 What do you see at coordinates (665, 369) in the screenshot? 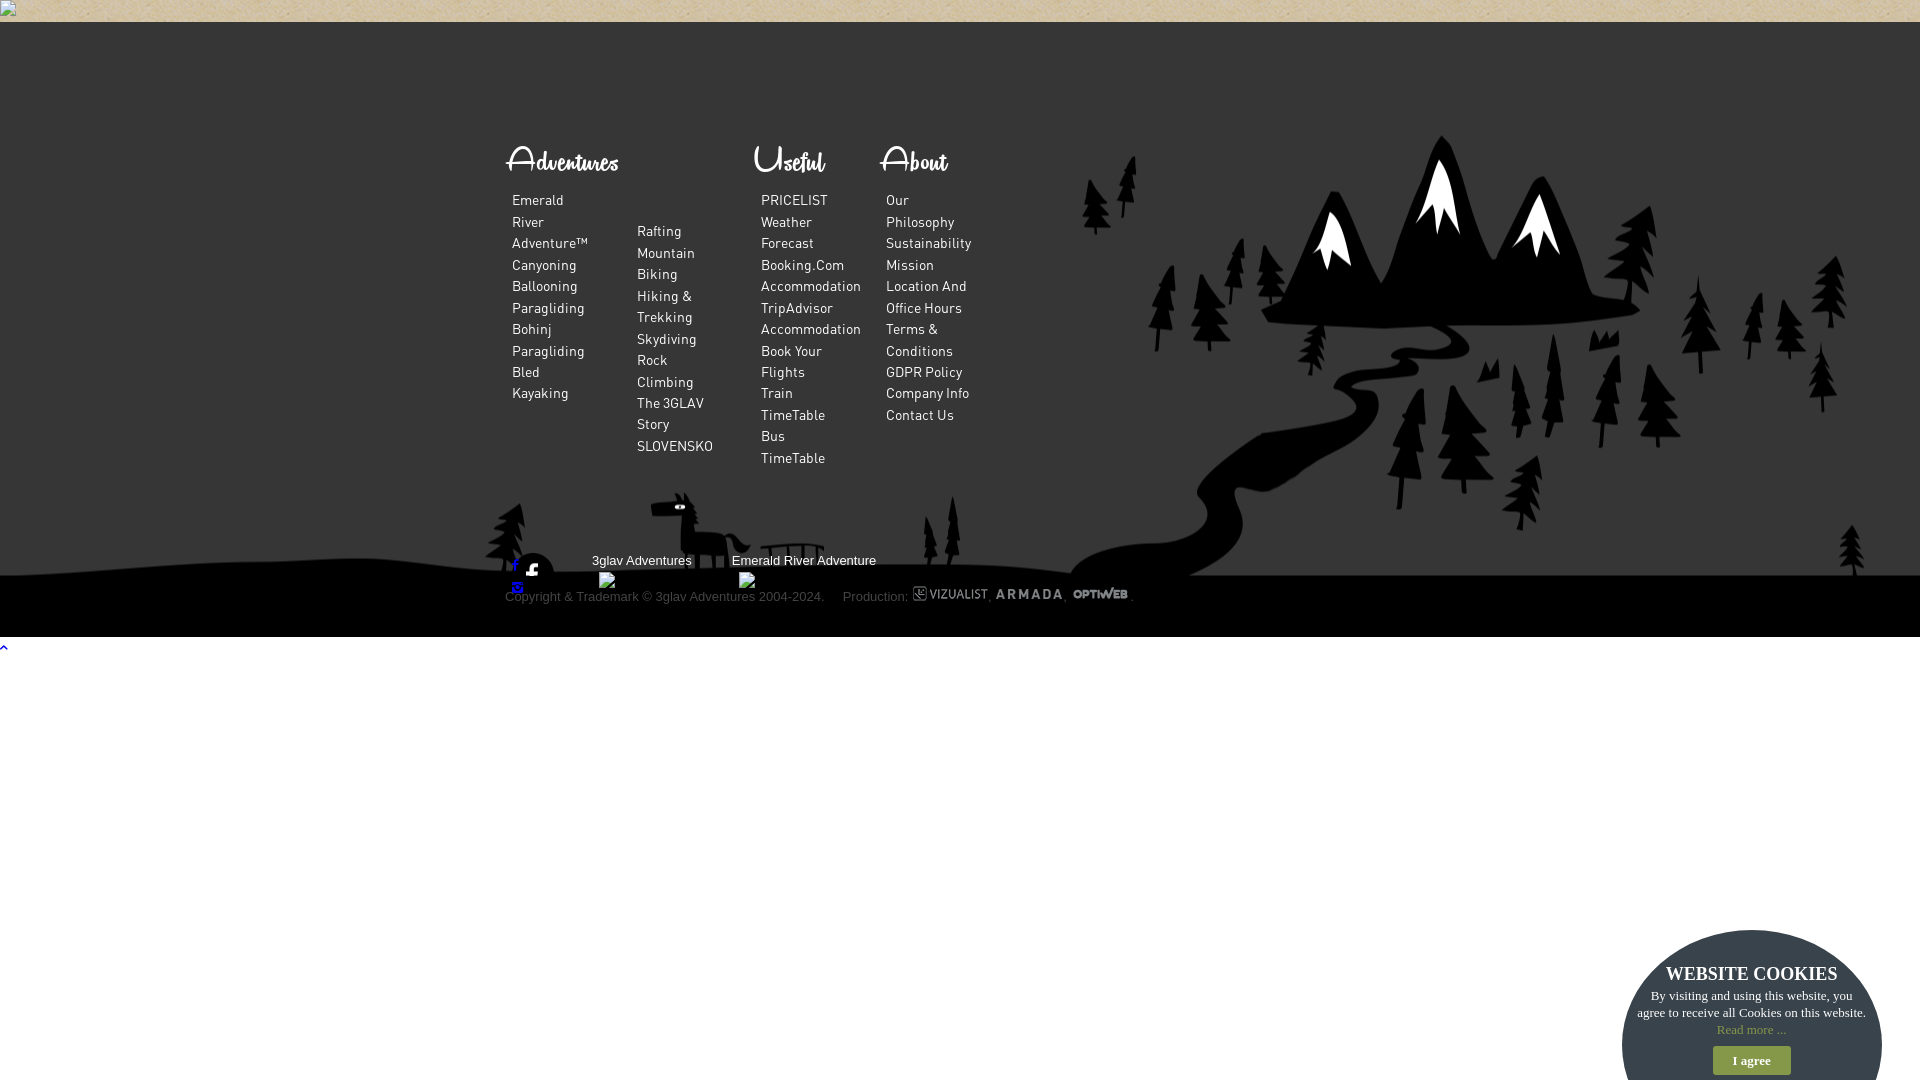
I see `'Rock Climbing'` at bounding box center [665, 369].